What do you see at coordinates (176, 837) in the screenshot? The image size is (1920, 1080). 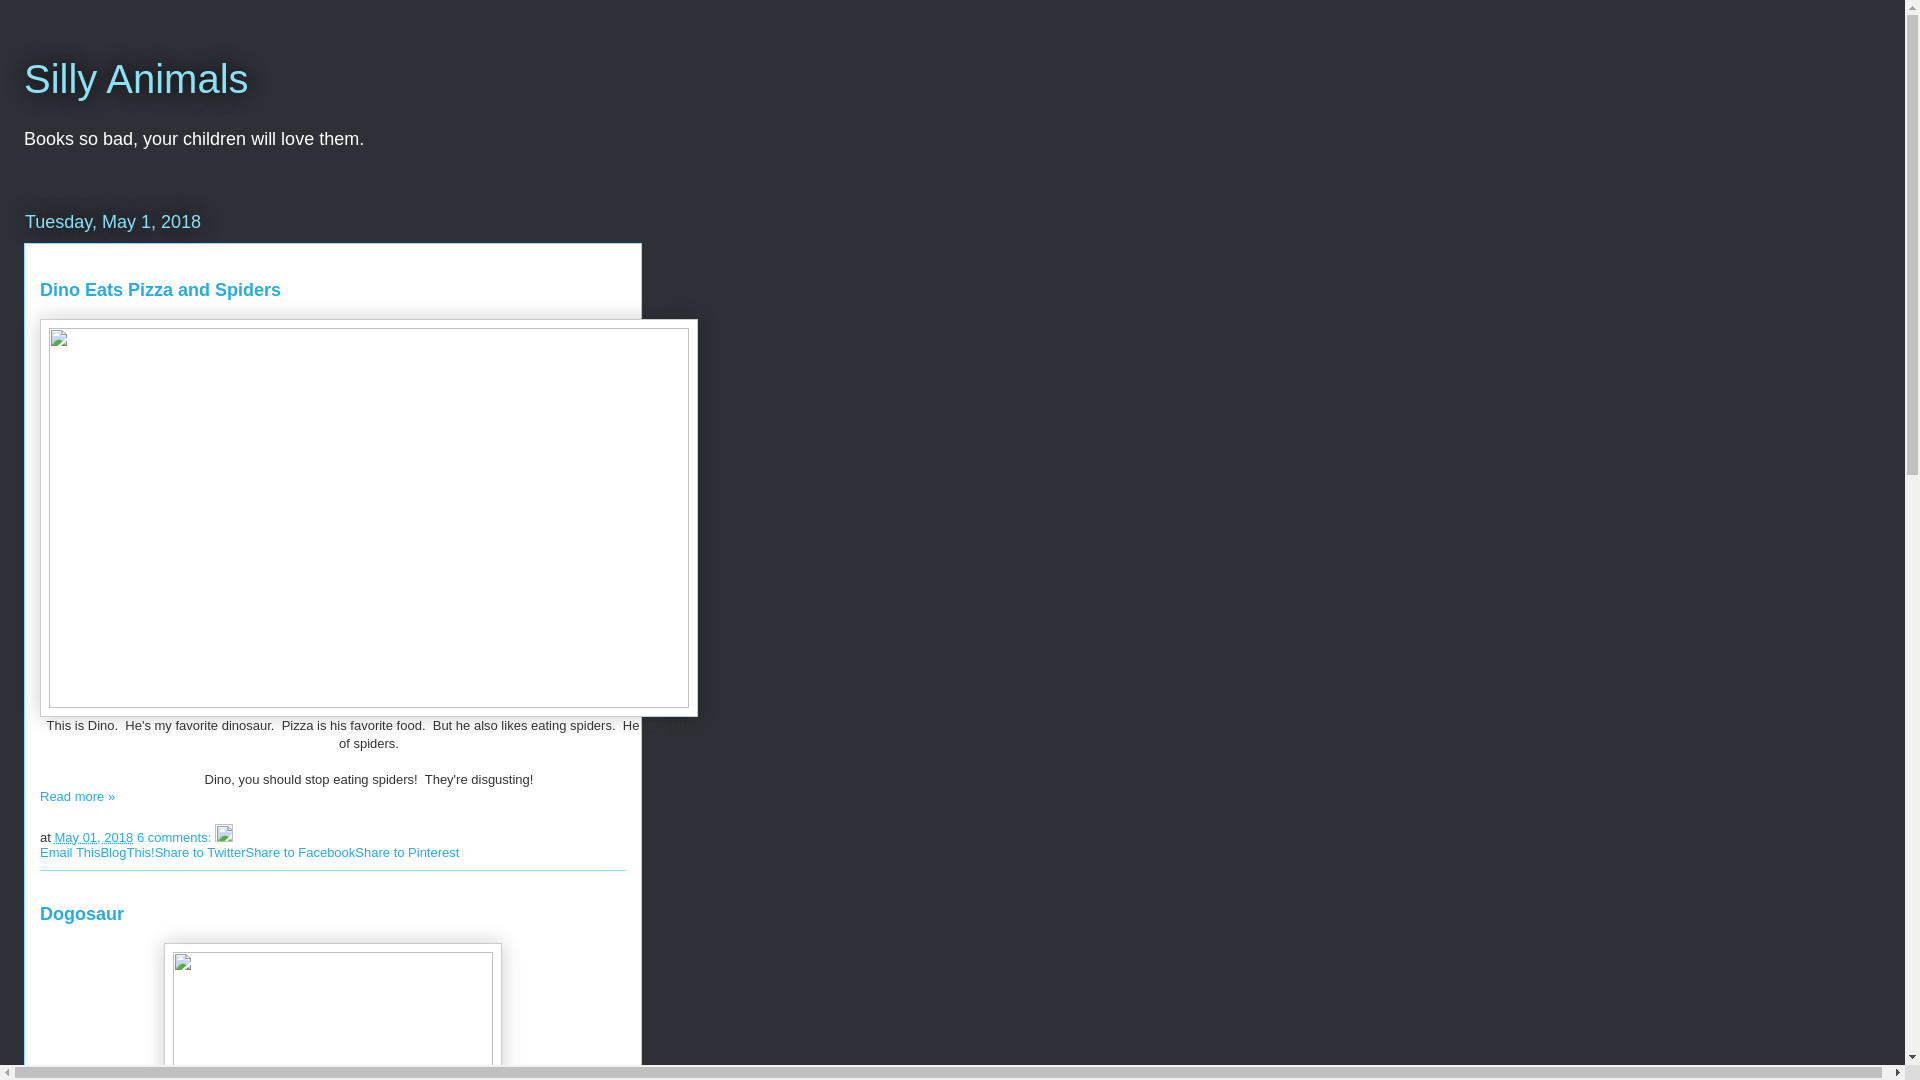 I see `'6 comments:'` at bounding box center [176, 837].